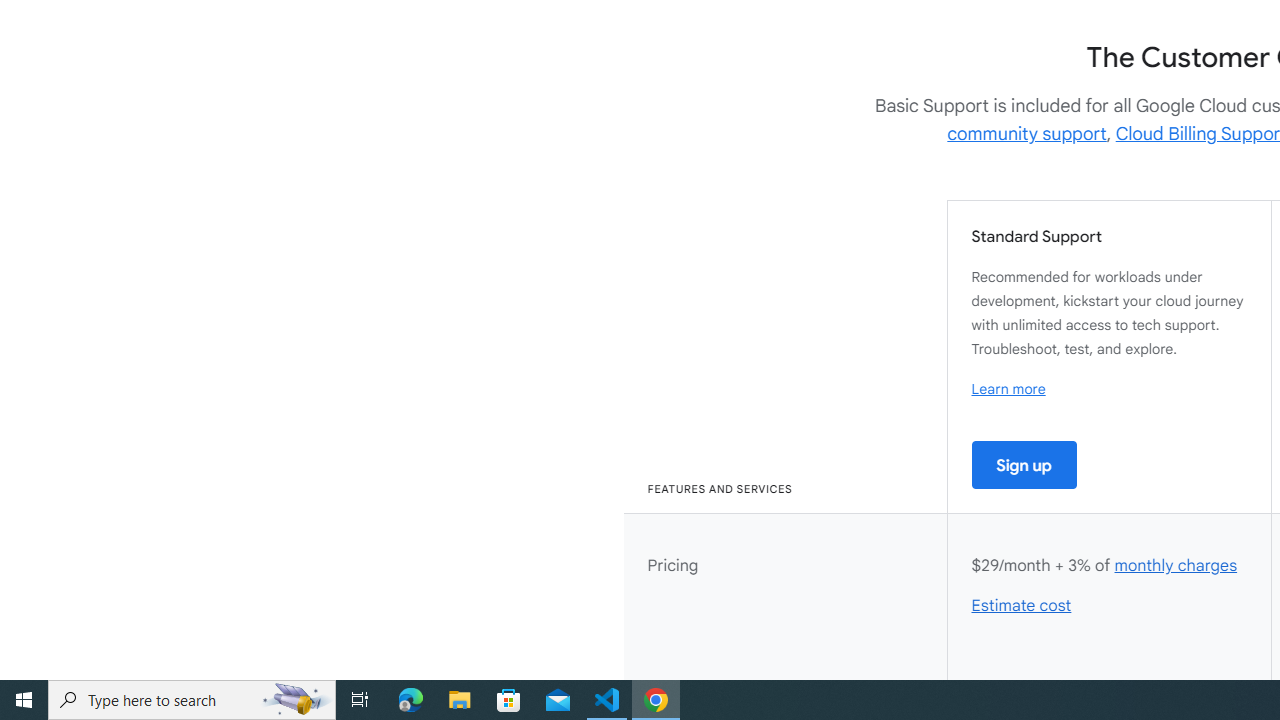  I want to click on 'monthly charges', so click(1175, 565).